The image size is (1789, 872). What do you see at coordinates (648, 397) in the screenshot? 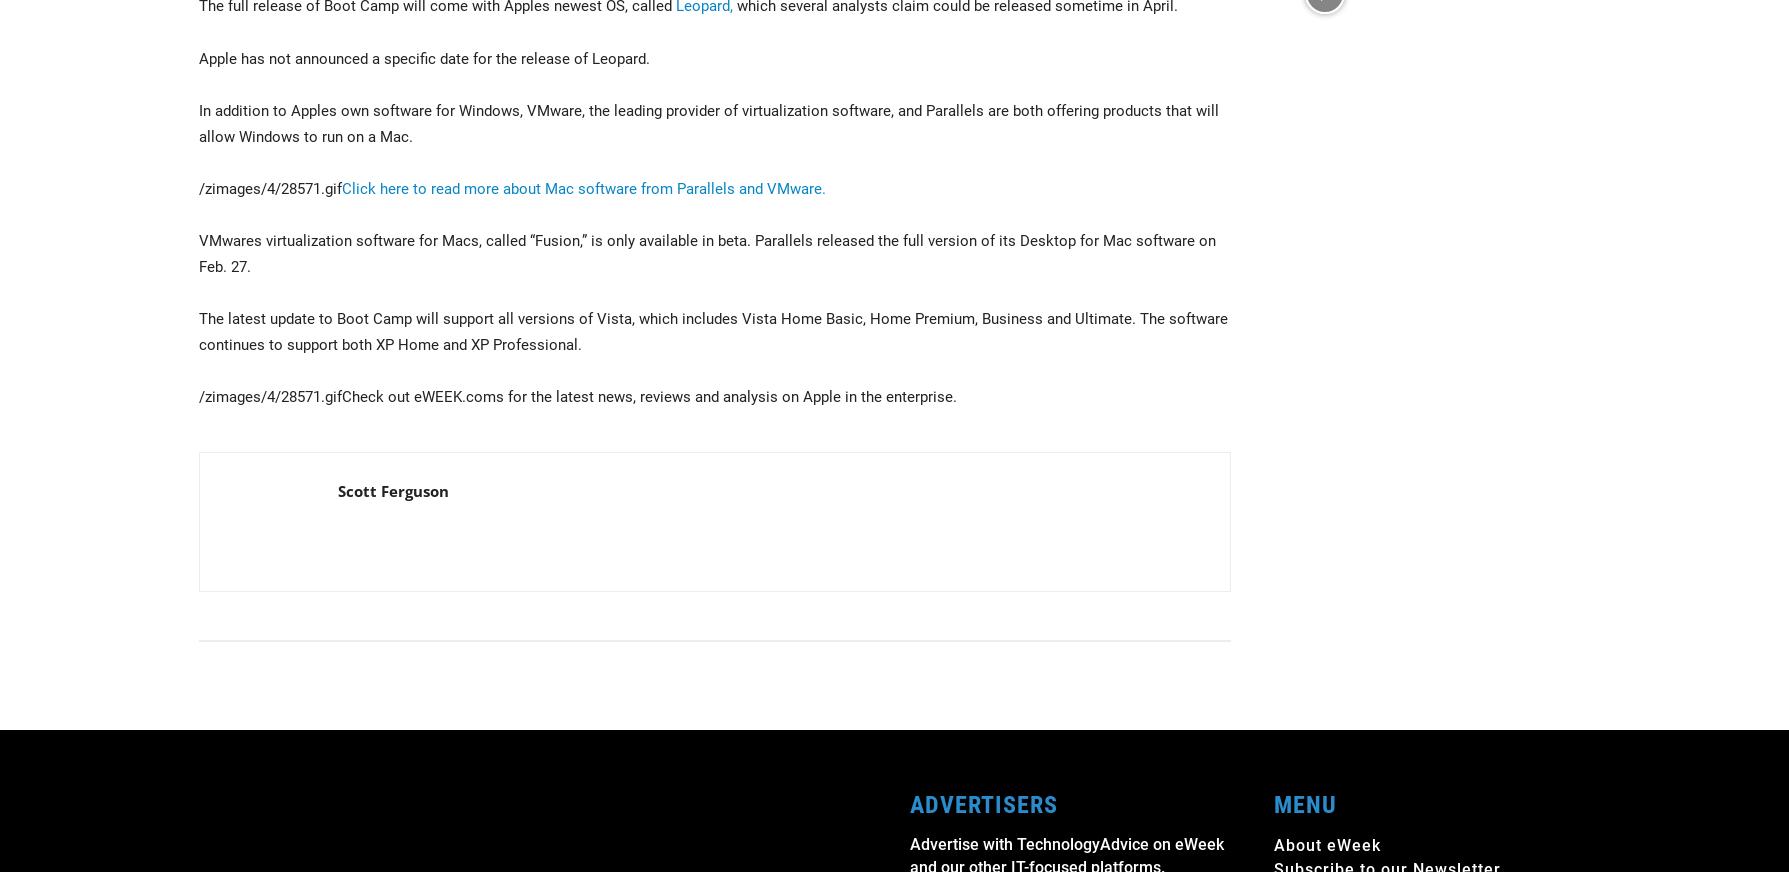
I see `'Check out eWEEK.coms for the latest news, reviews and analysis on Apple in the enterprise.'` at bounding box center [648, 397].